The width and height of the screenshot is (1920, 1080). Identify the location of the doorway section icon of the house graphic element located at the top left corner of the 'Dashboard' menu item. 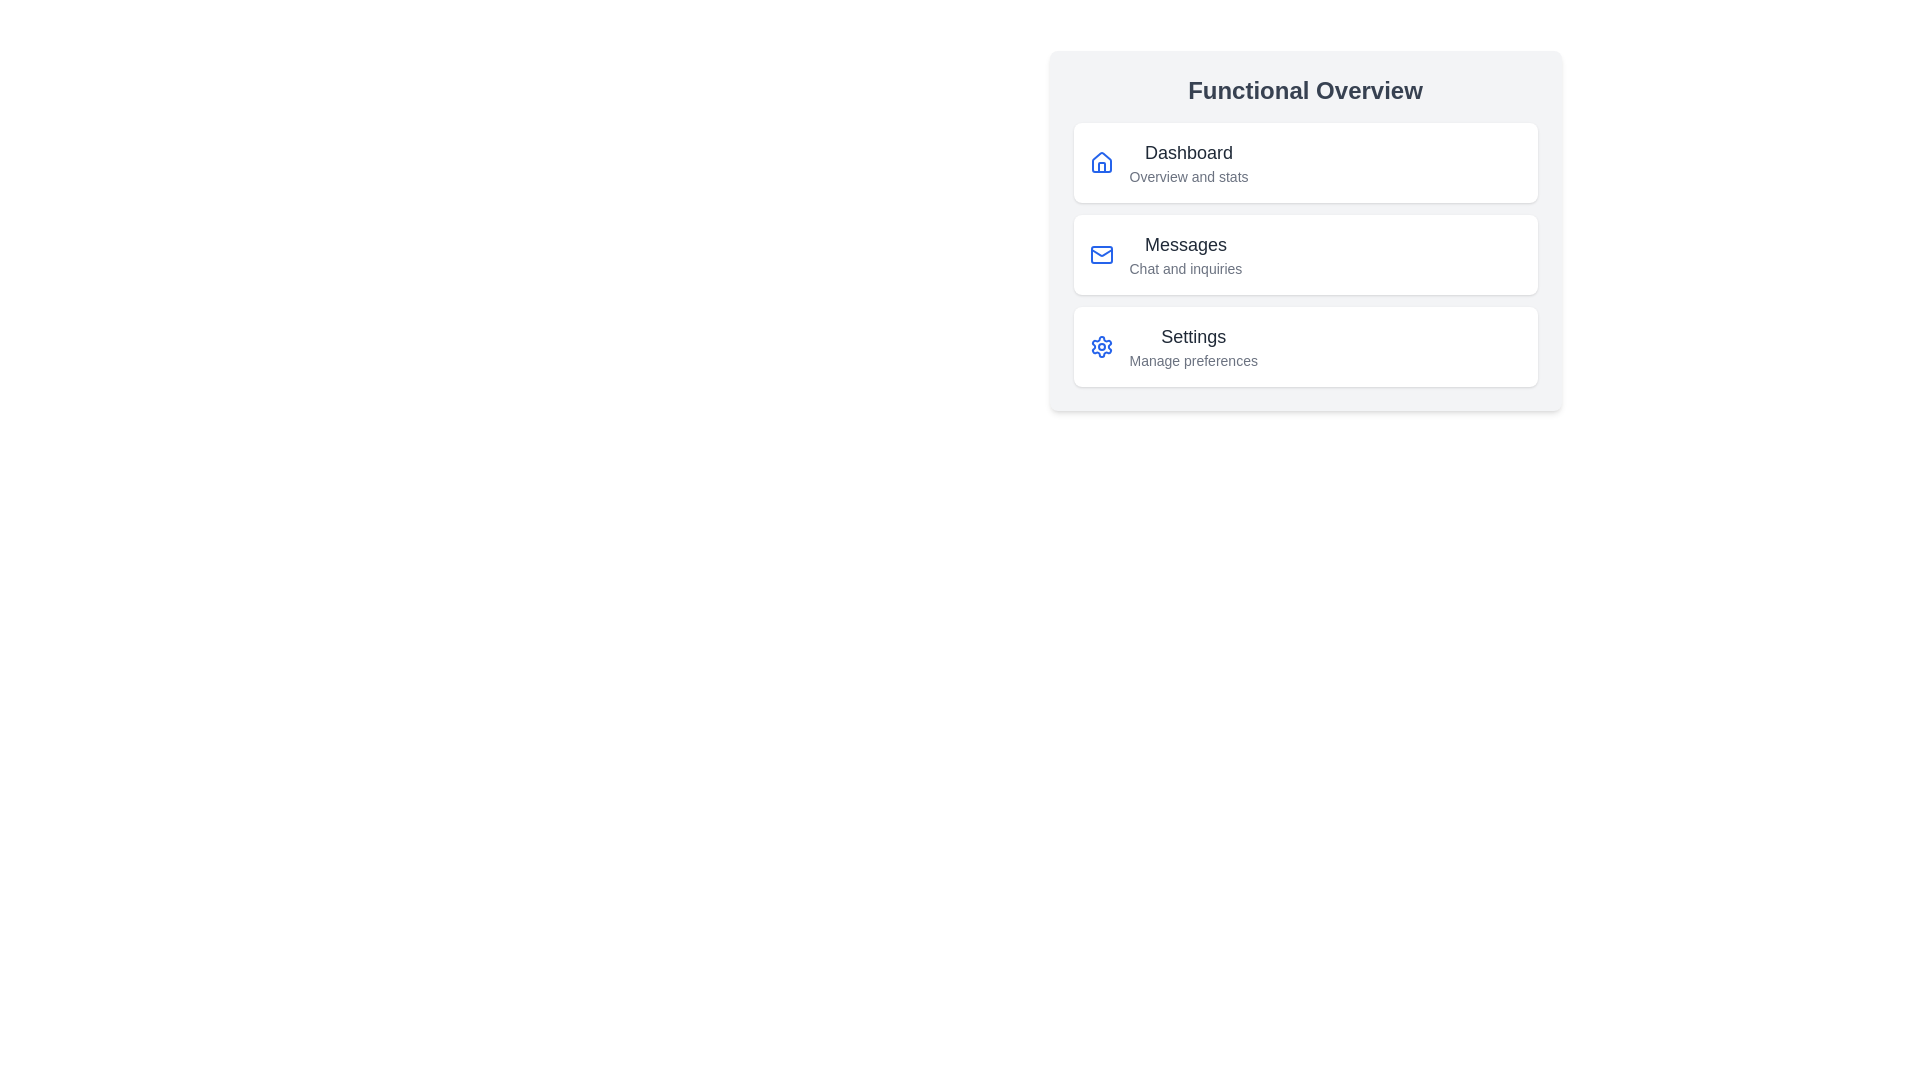
(1100, 166).